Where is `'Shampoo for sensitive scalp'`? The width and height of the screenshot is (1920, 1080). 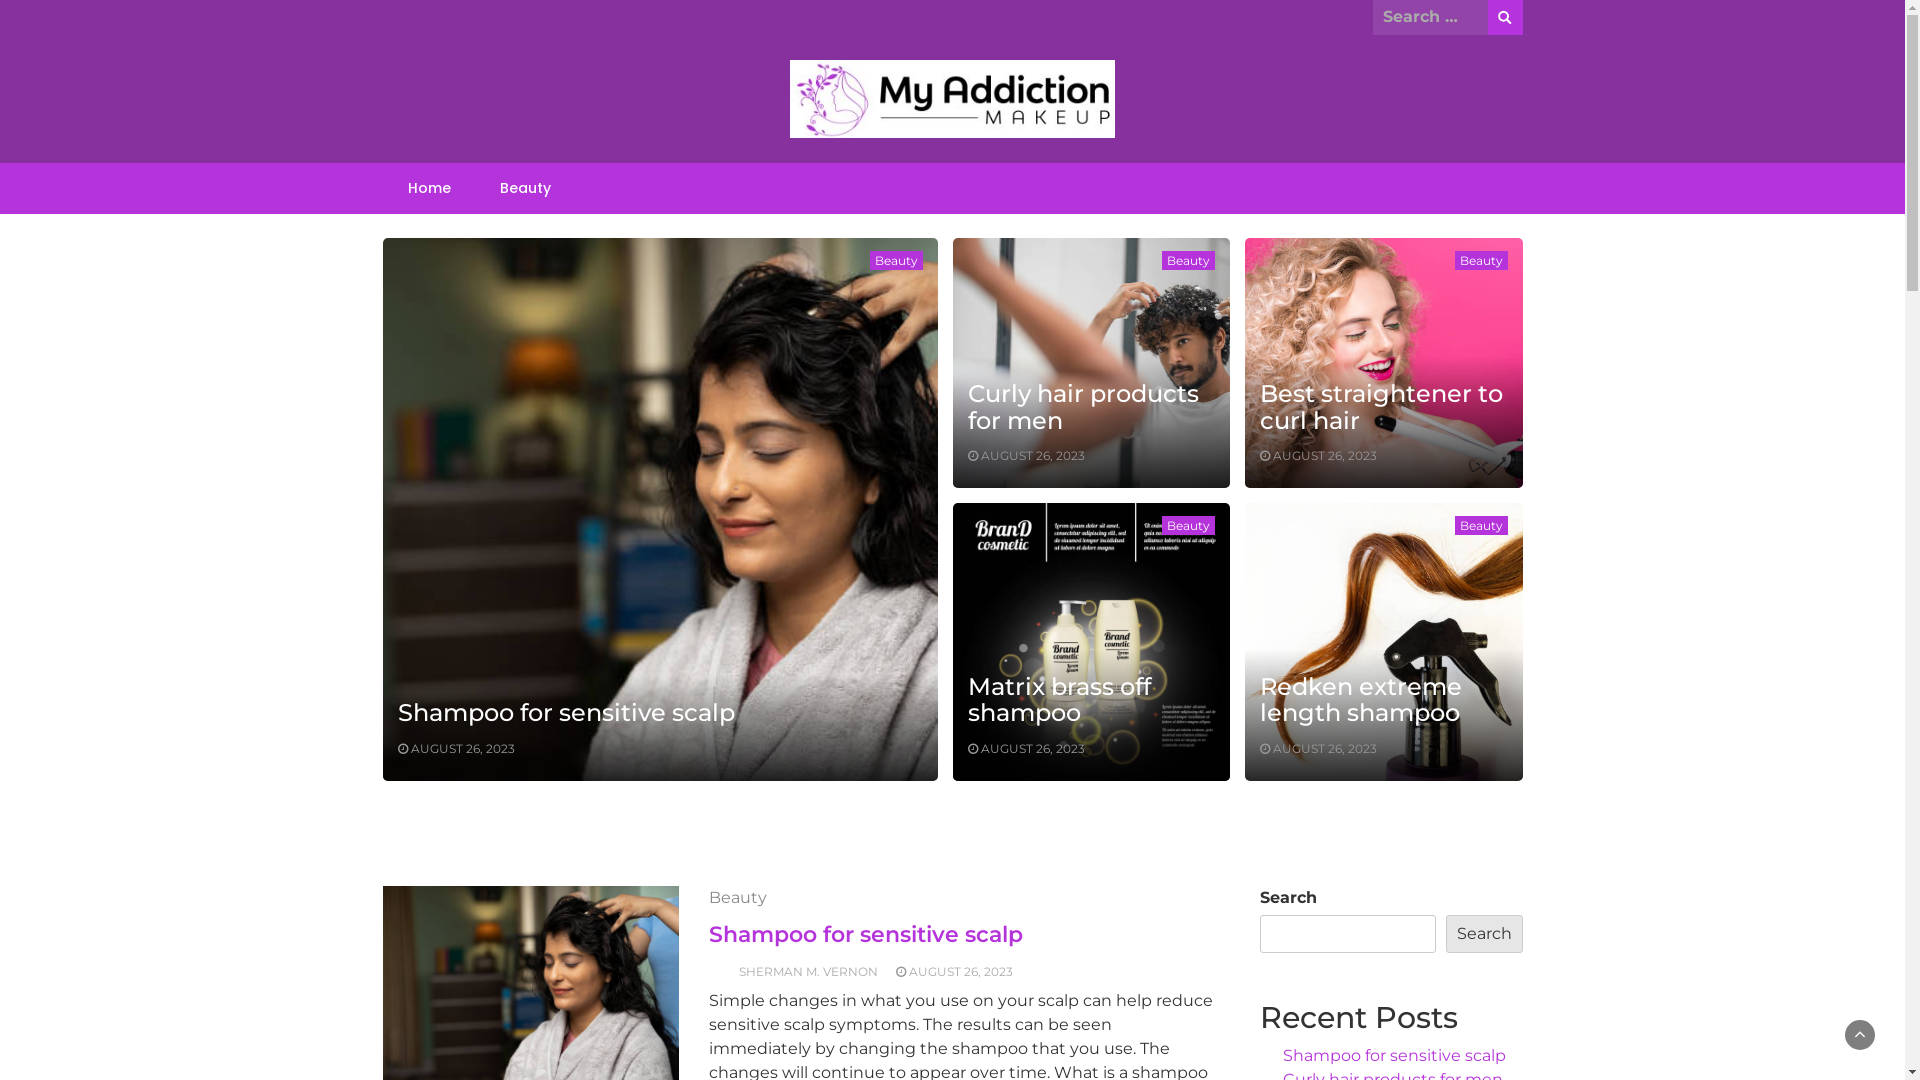 'Shampoo for sensitive scalp' is located at coordinates (565, 711).